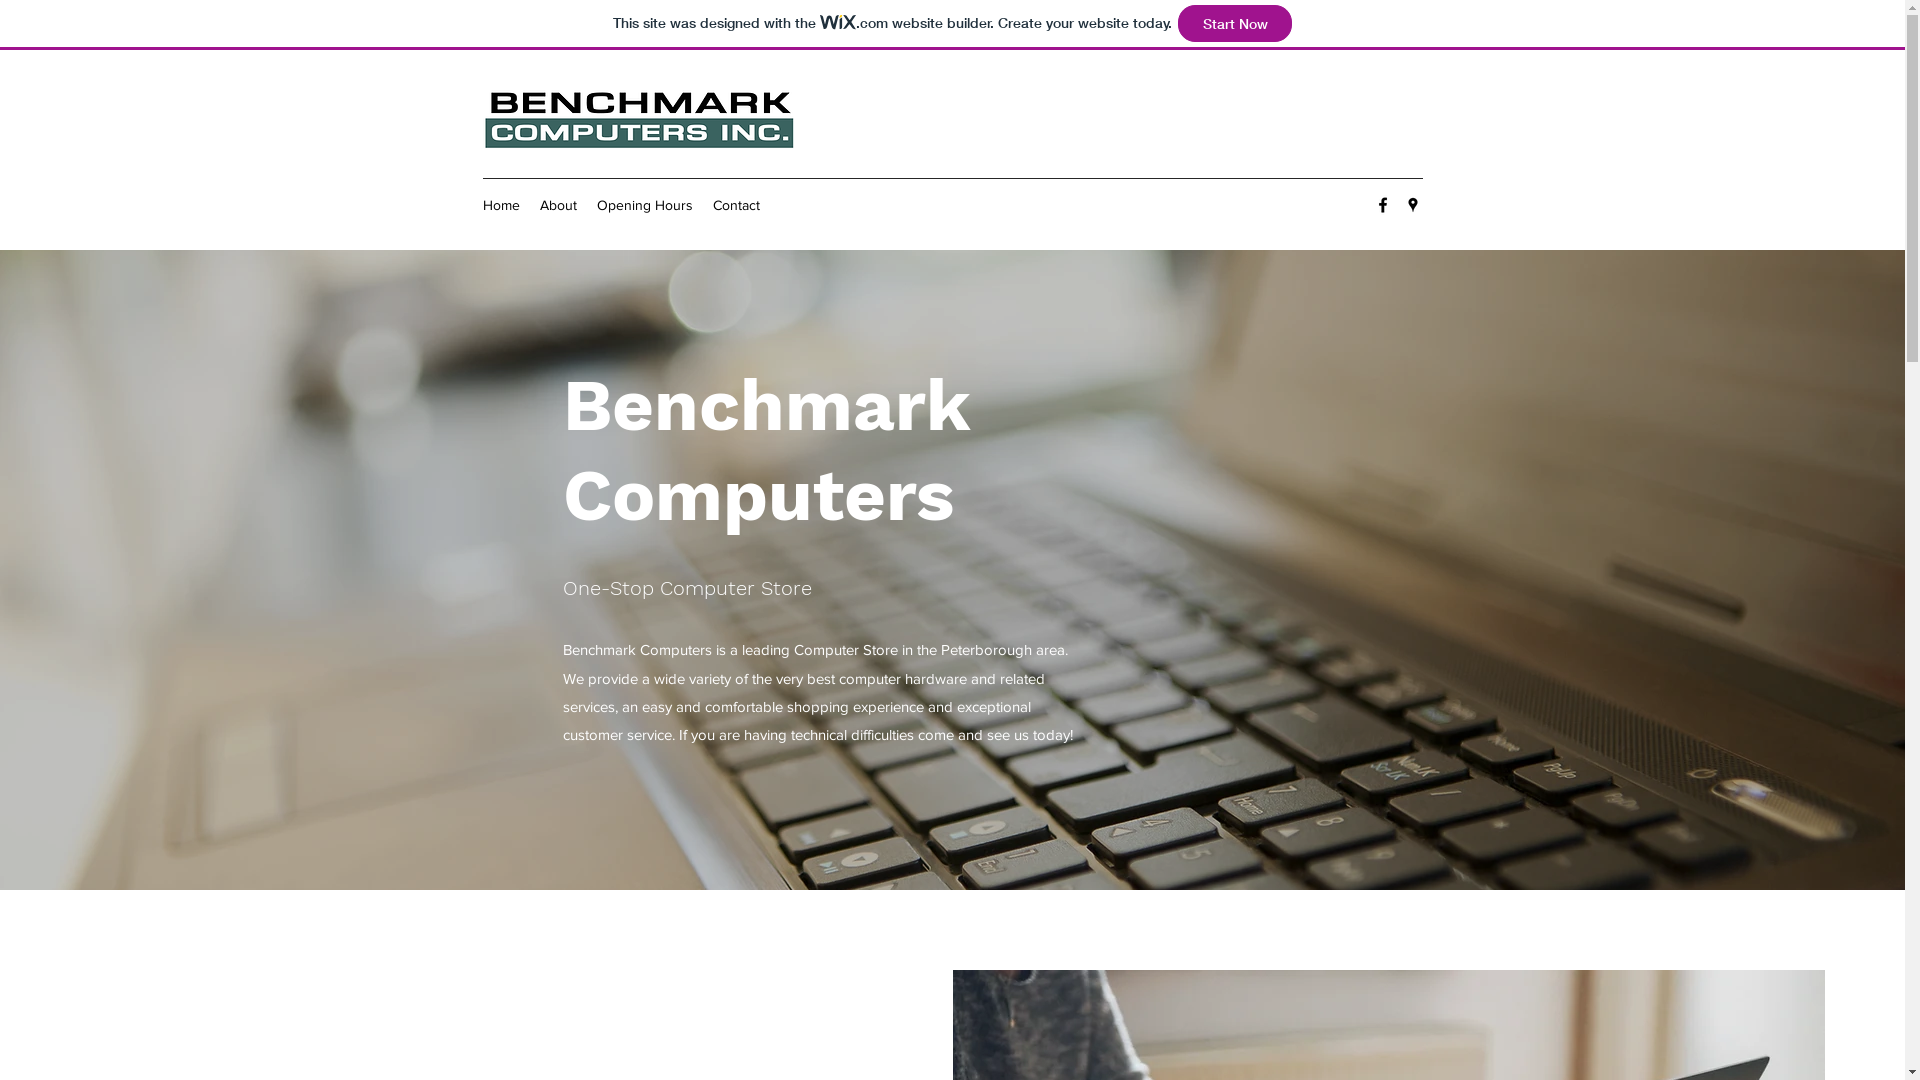  I want to click on 'Home', so click(500, 204).